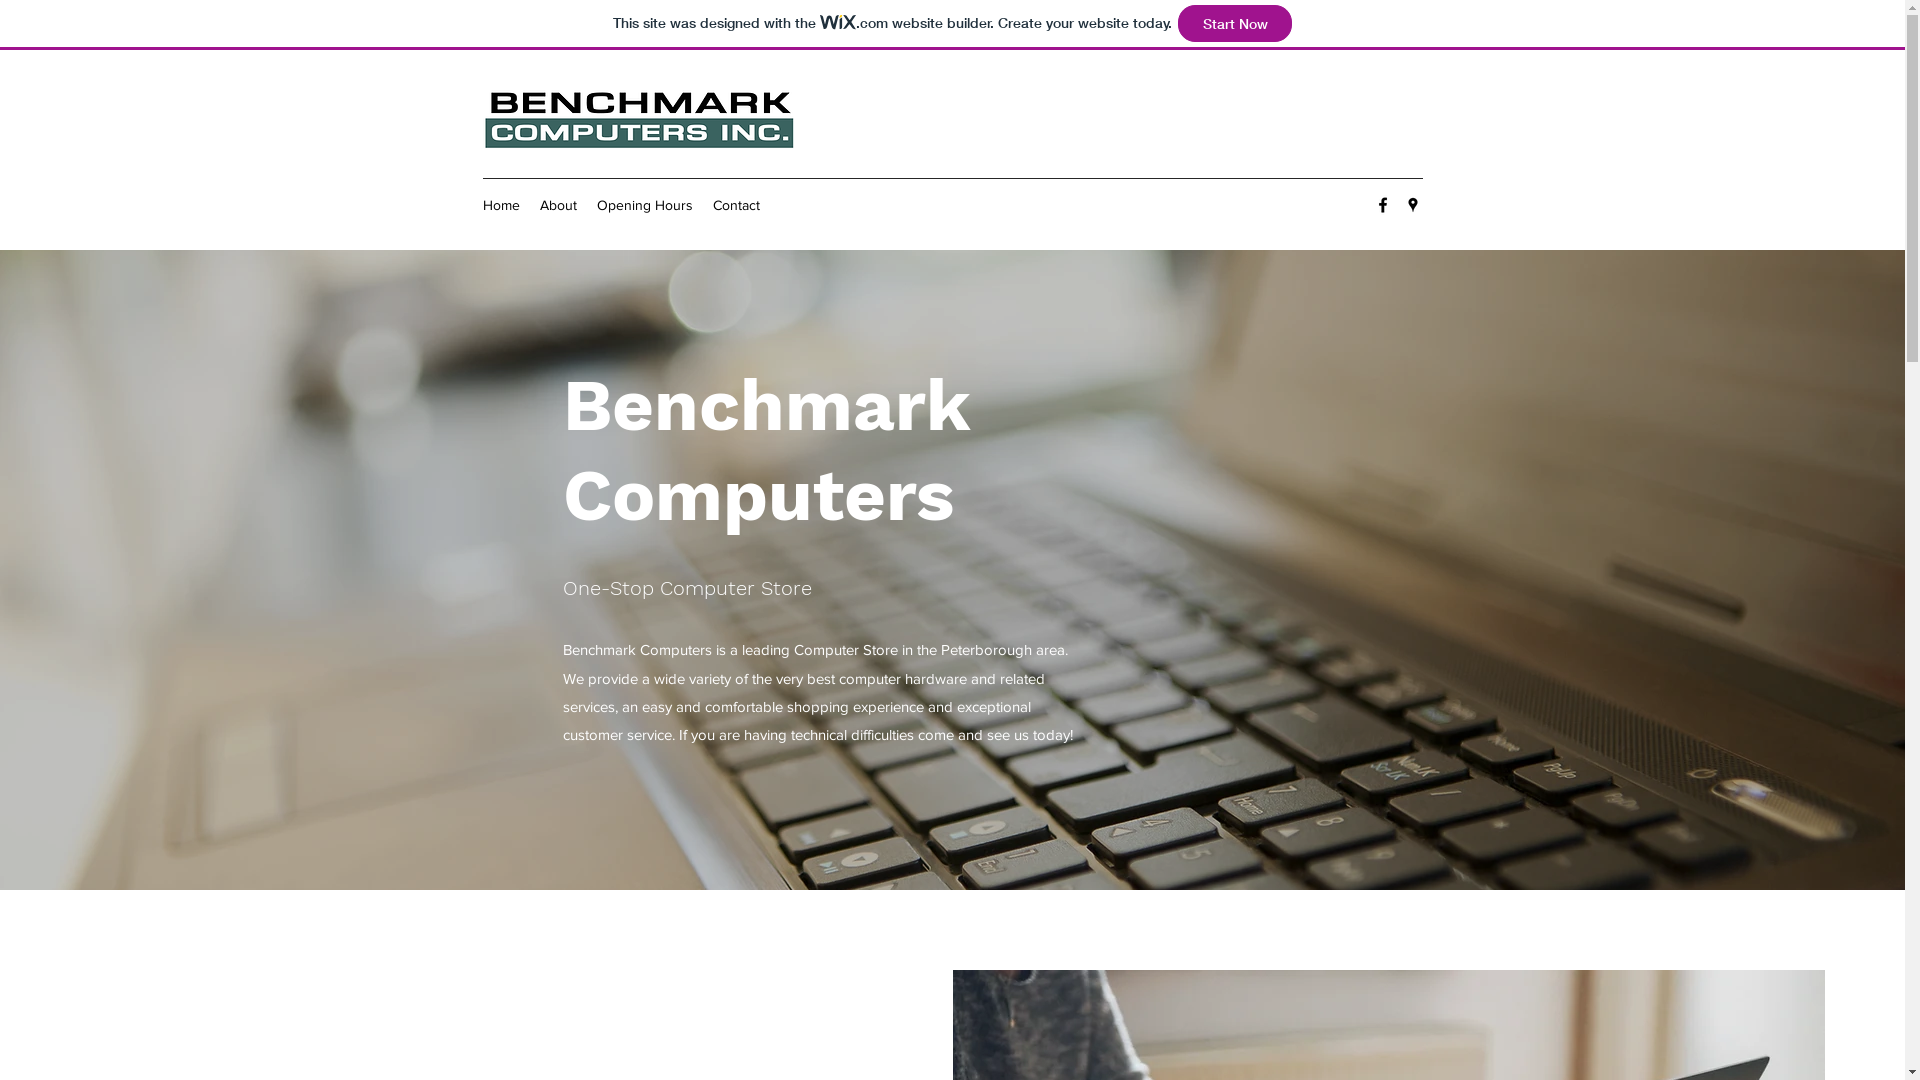  I want to click on 'Home', so click(500, 204).